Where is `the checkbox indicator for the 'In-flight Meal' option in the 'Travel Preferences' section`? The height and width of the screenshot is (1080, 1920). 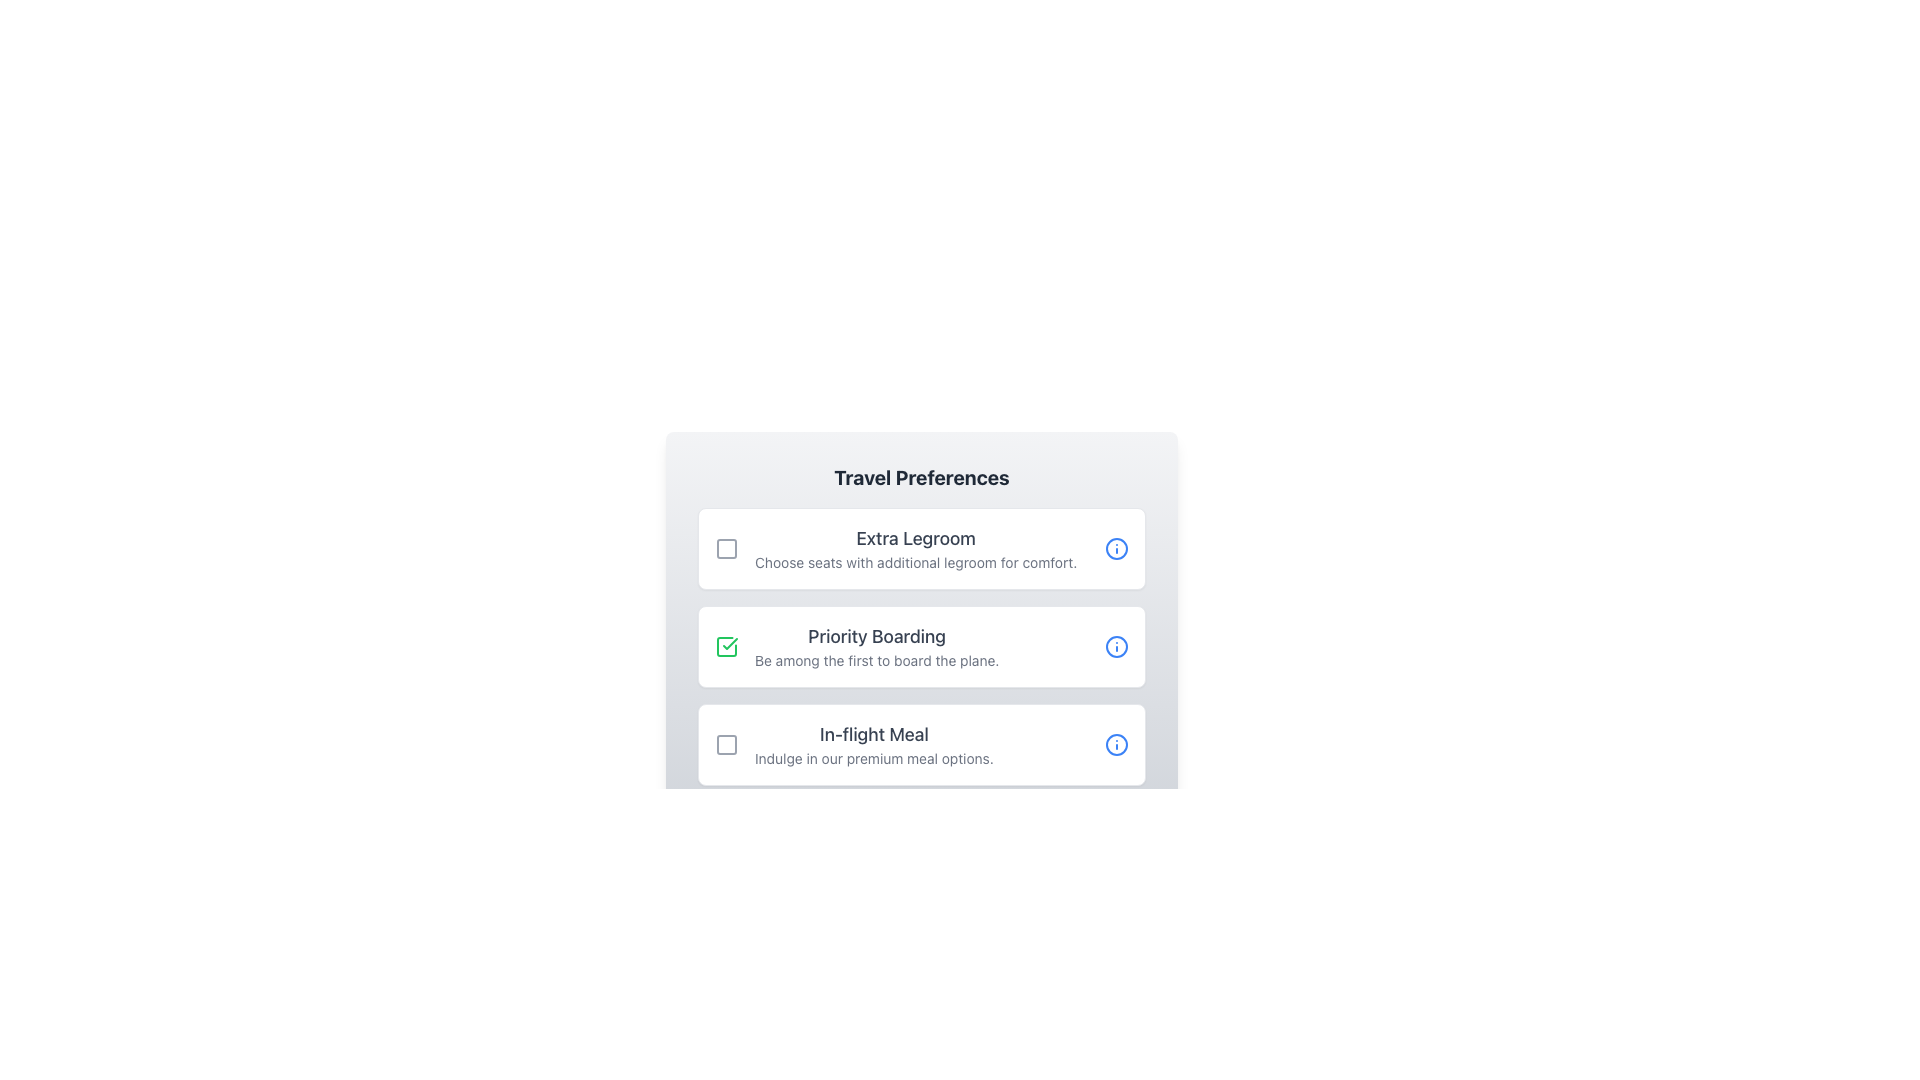 the checkbox indicator for the 'In-flight Meal' option in the 'Travel Preferences' section is located at coordinates (725, 744).